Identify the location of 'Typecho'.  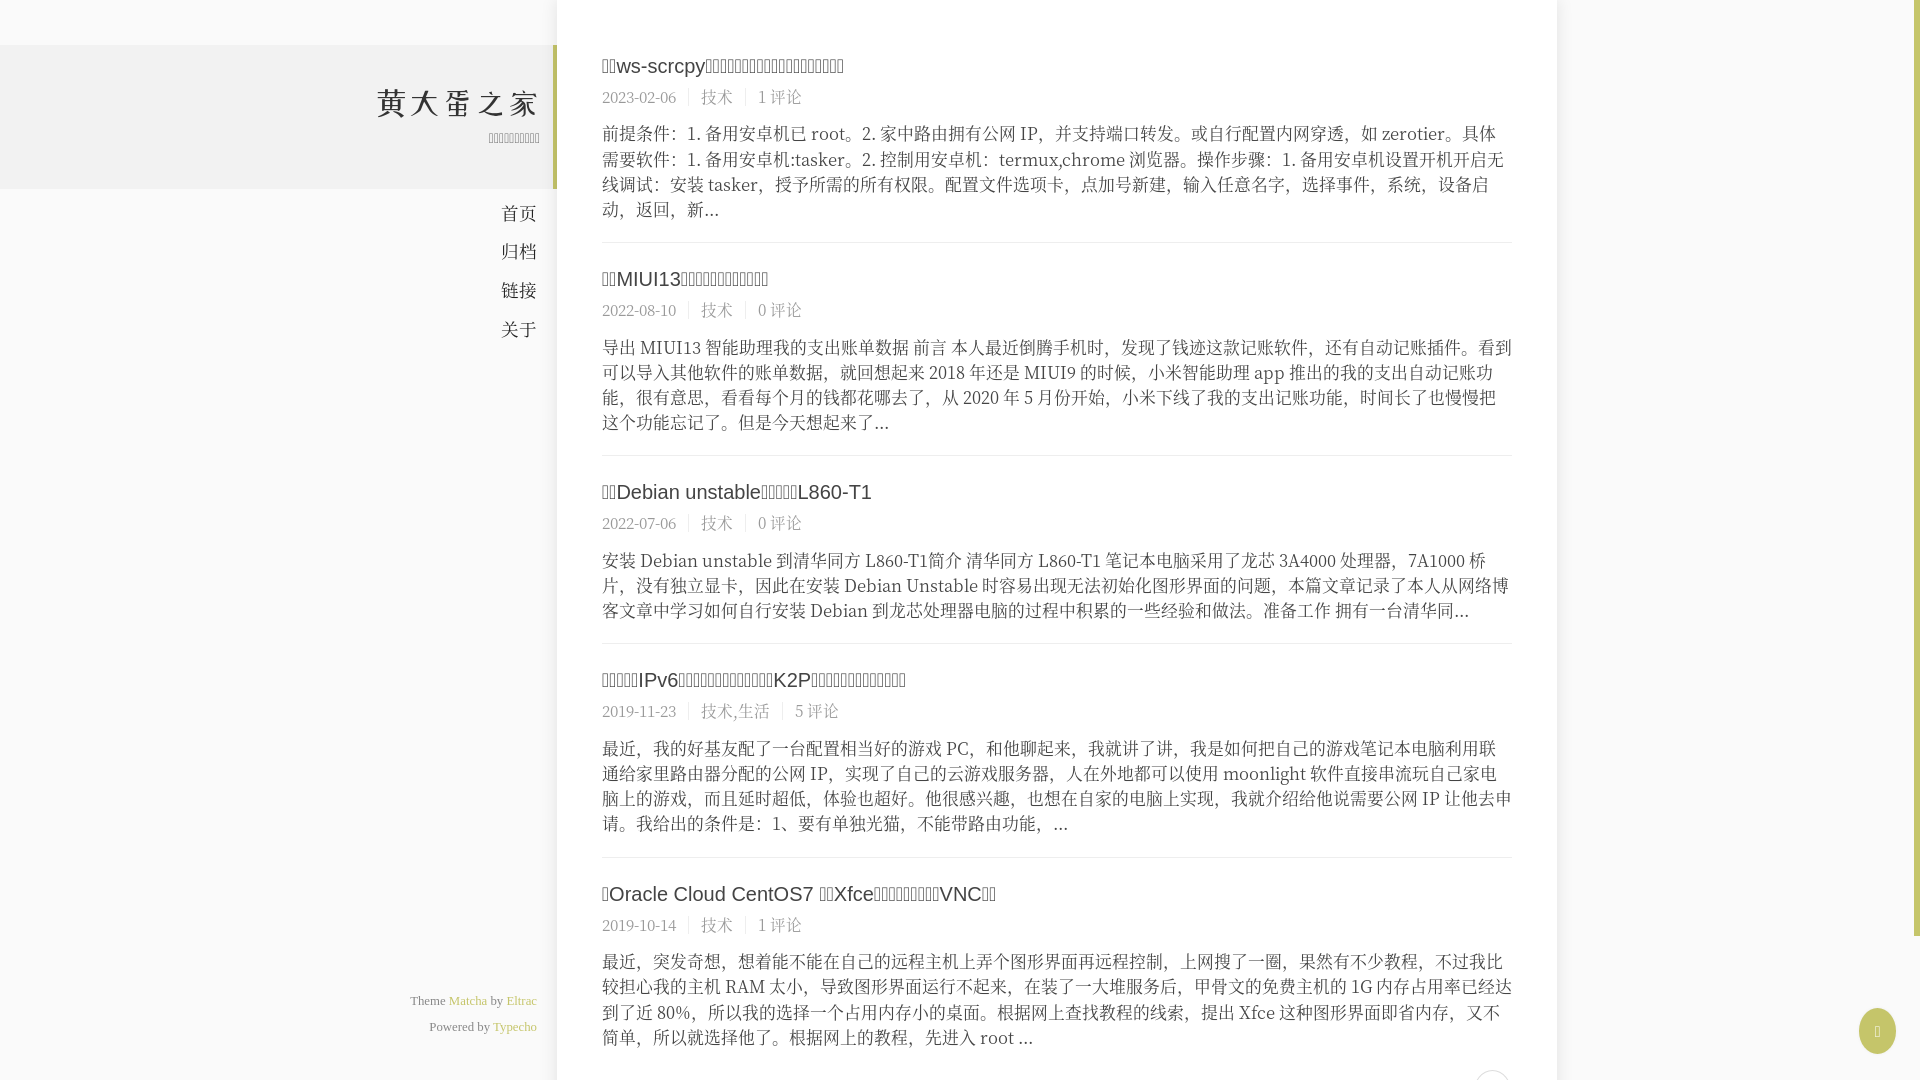
(514, 1026).